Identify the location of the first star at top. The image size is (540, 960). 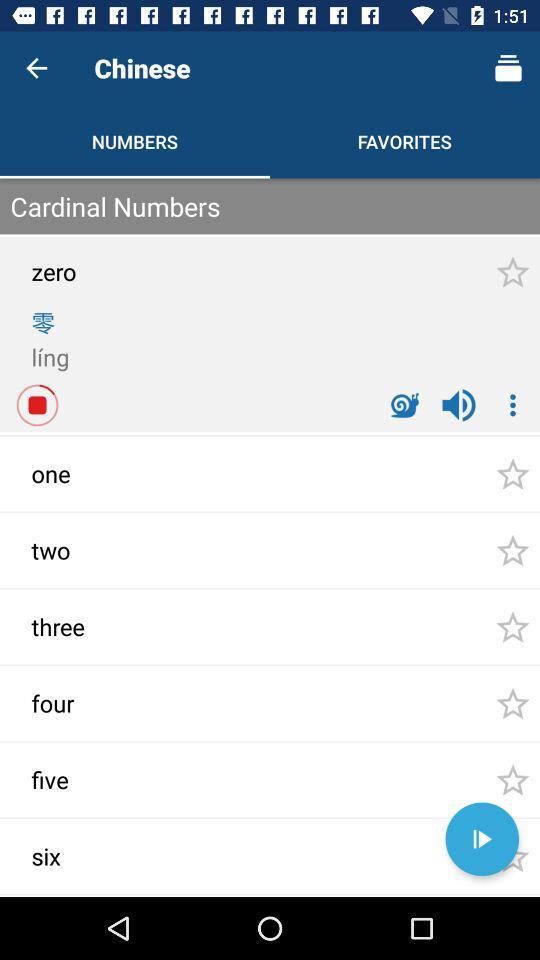
(513, 270).